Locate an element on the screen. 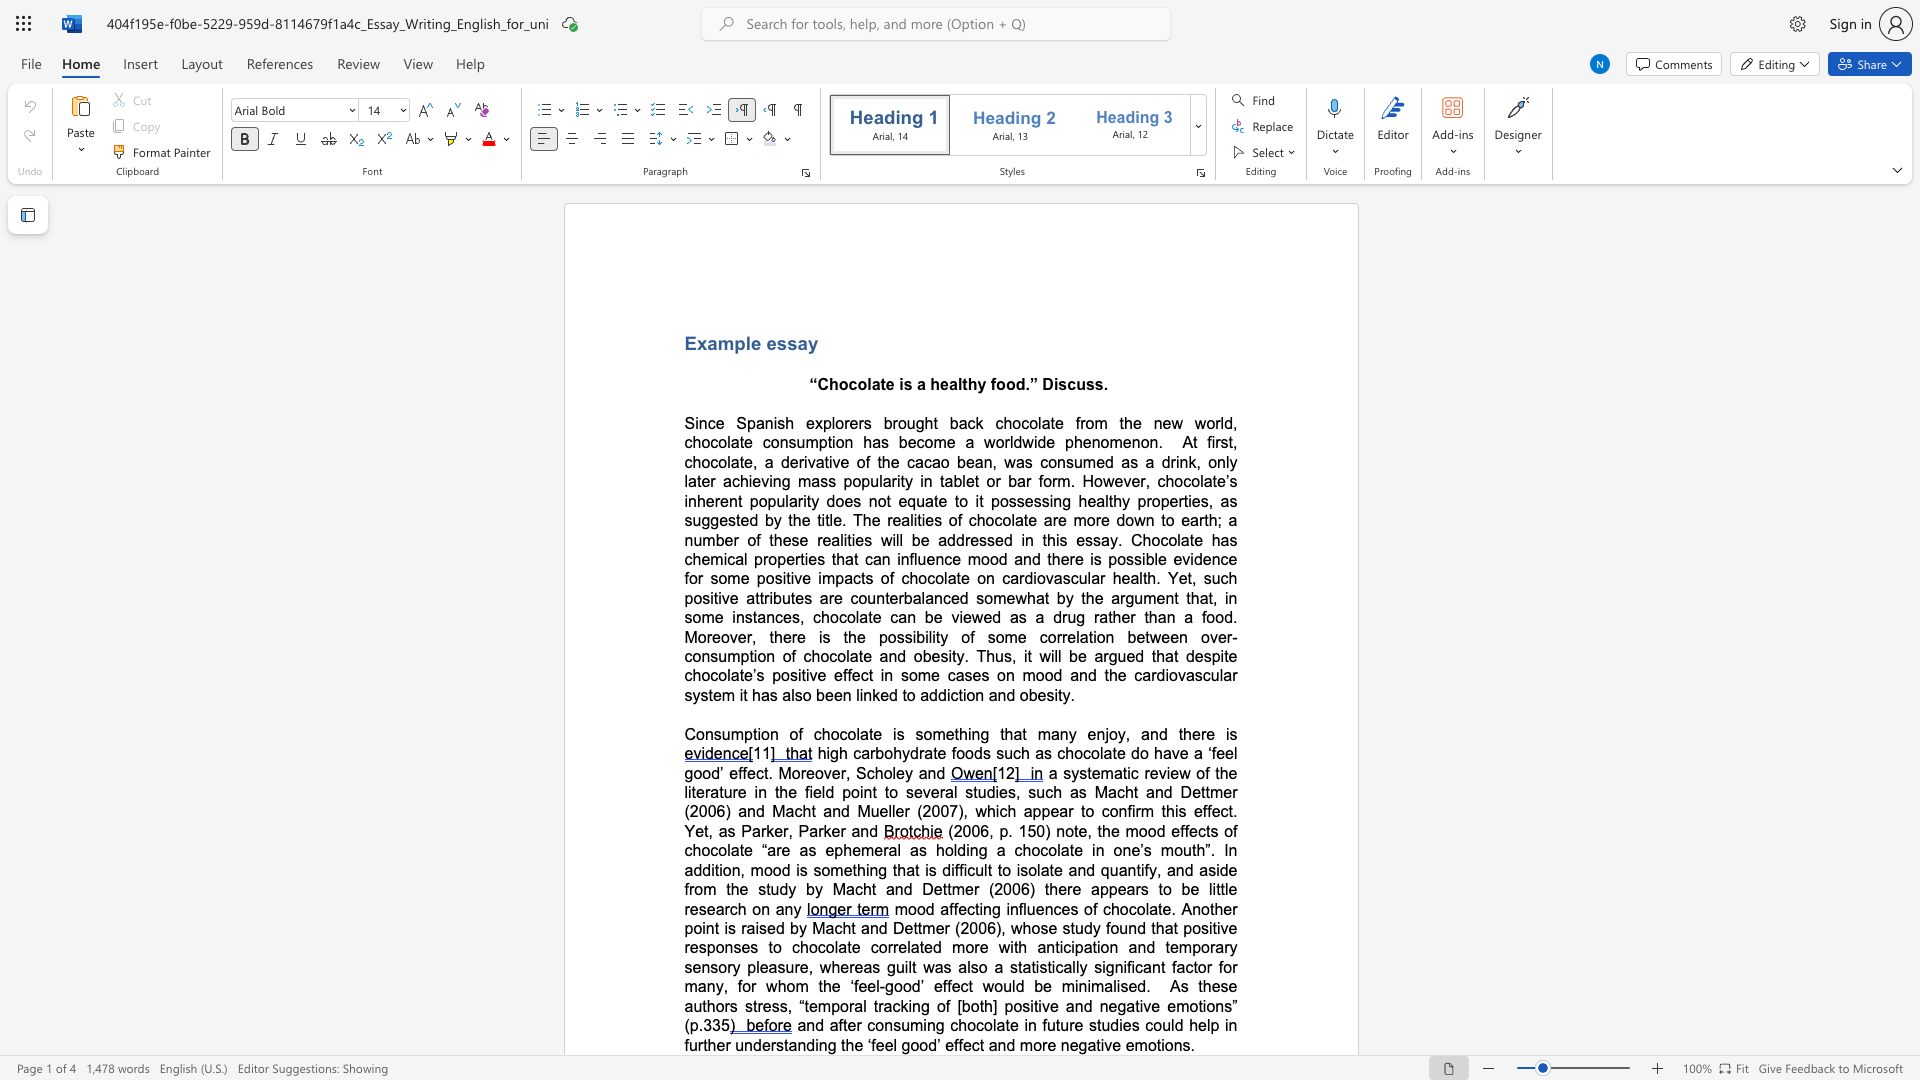  the subset text "e, a derivative of the cacao bean, was consumed as a drink, onl" within the text "At first, chocolate, a derivative of the cacao bean, was consumed as a drink, only later achieving mass popularity in tablet or bar form. However, chocolate’s inherent popularity does not equate to it" is located at coordinates (743, 462).